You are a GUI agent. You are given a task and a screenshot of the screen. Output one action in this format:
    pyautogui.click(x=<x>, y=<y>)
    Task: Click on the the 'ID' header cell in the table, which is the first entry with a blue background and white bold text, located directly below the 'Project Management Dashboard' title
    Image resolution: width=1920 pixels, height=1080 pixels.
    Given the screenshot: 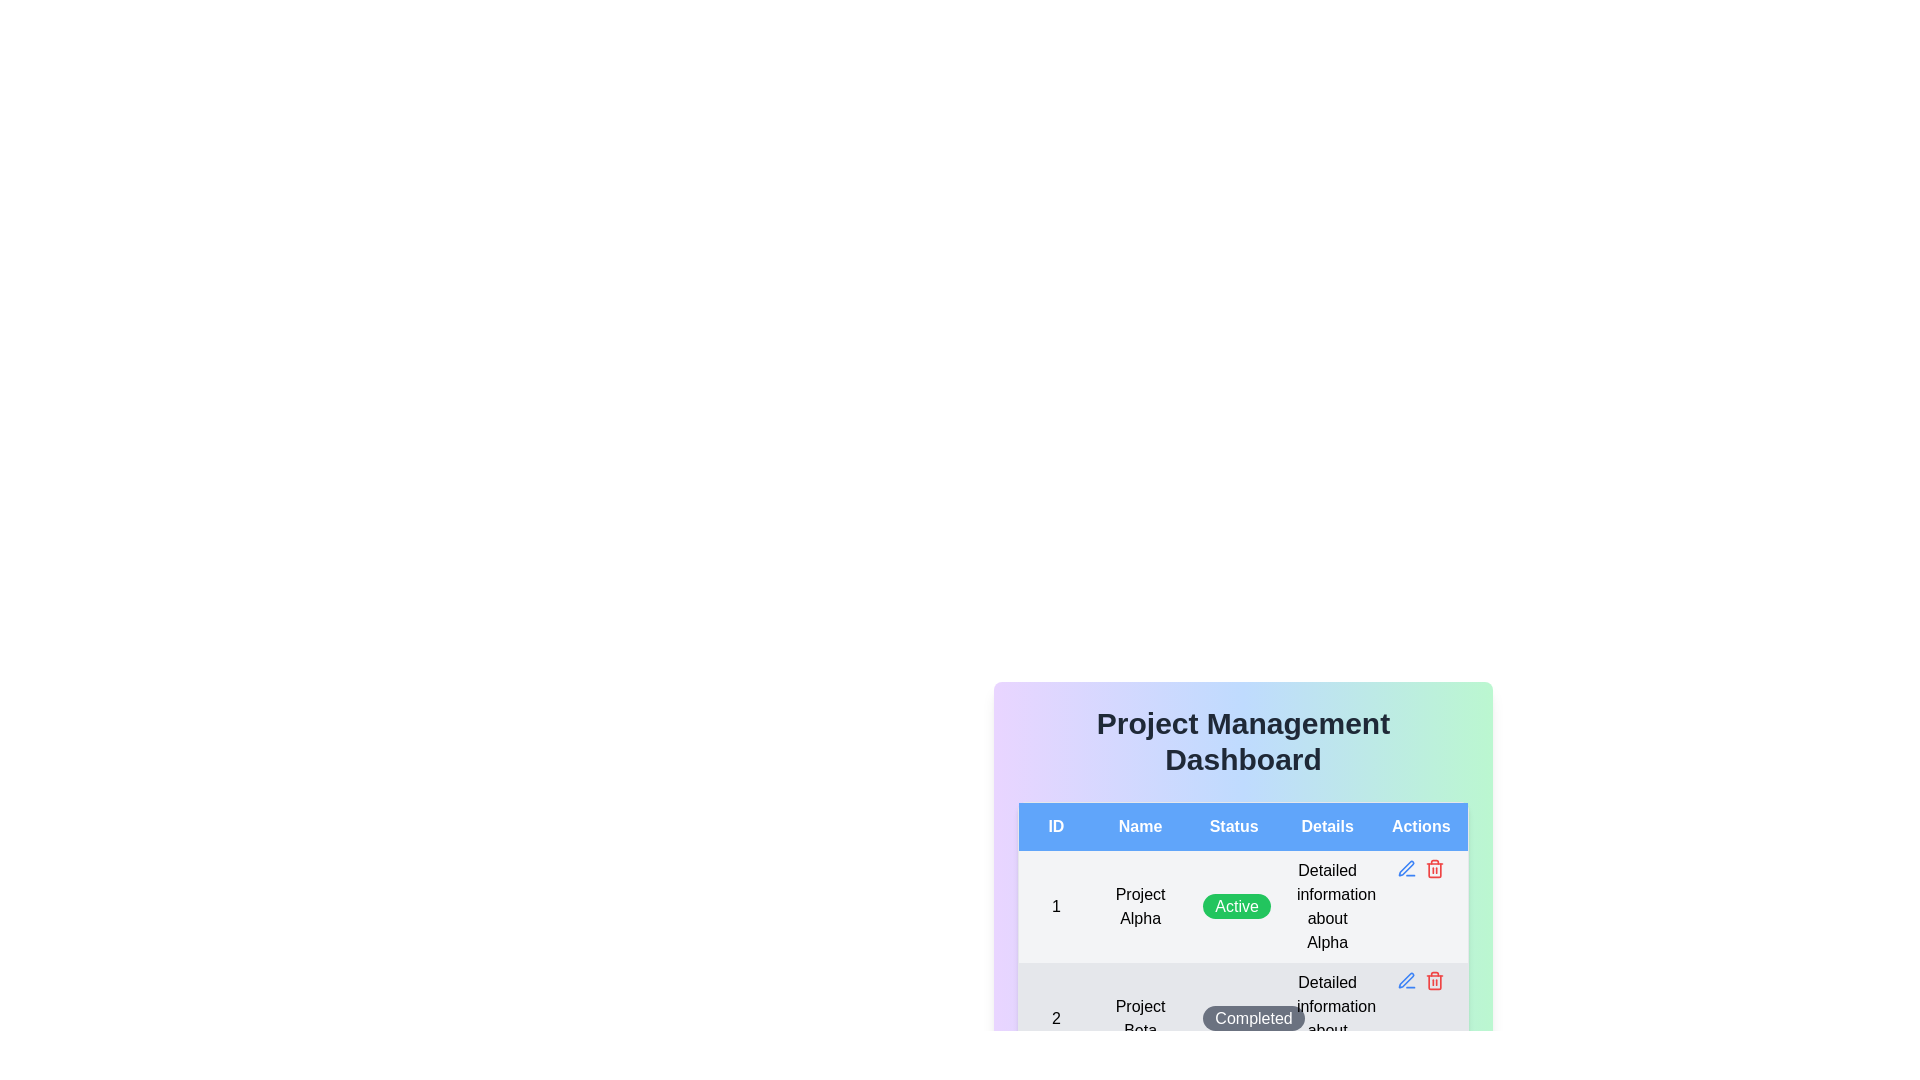 What is the action you would take?
    pyautogui.click(x=1055, y=826)
    